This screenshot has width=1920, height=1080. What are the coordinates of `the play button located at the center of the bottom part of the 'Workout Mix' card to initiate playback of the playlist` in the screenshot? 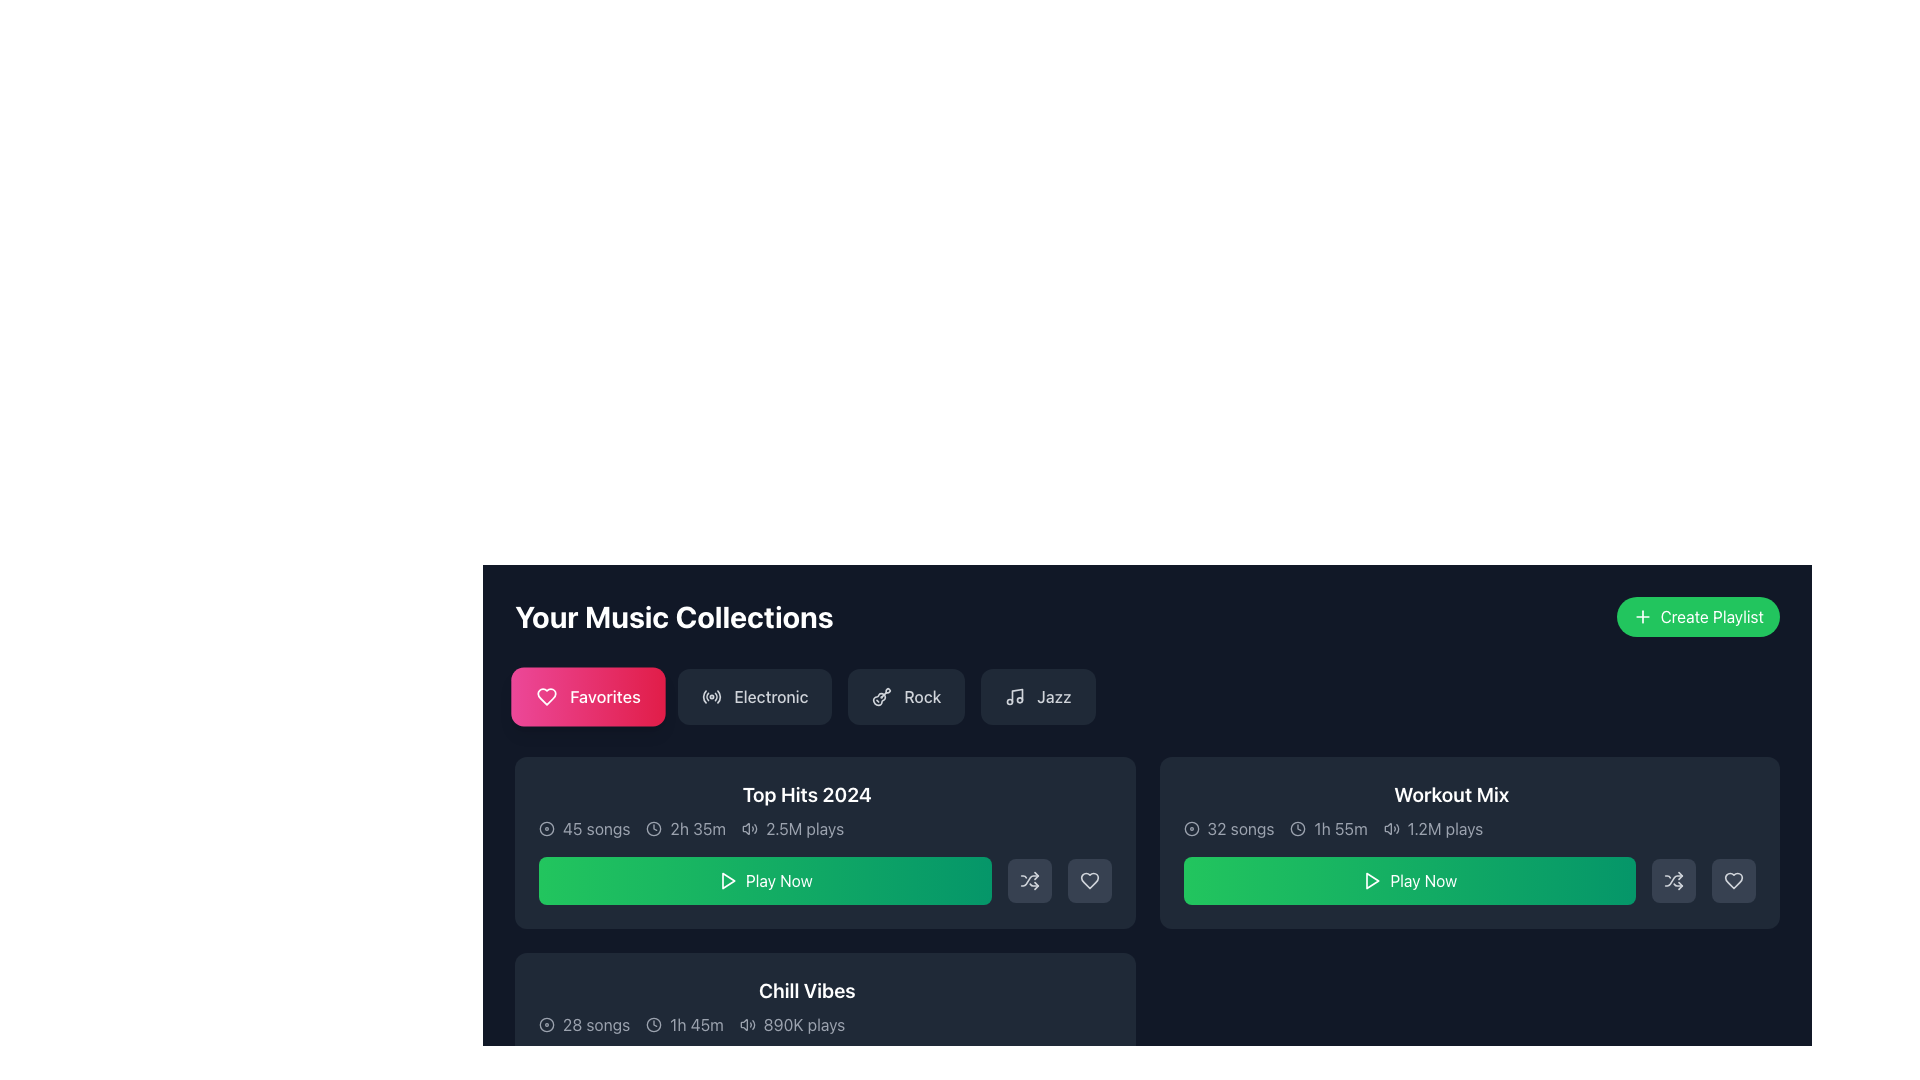 It's located at (1469, 879).